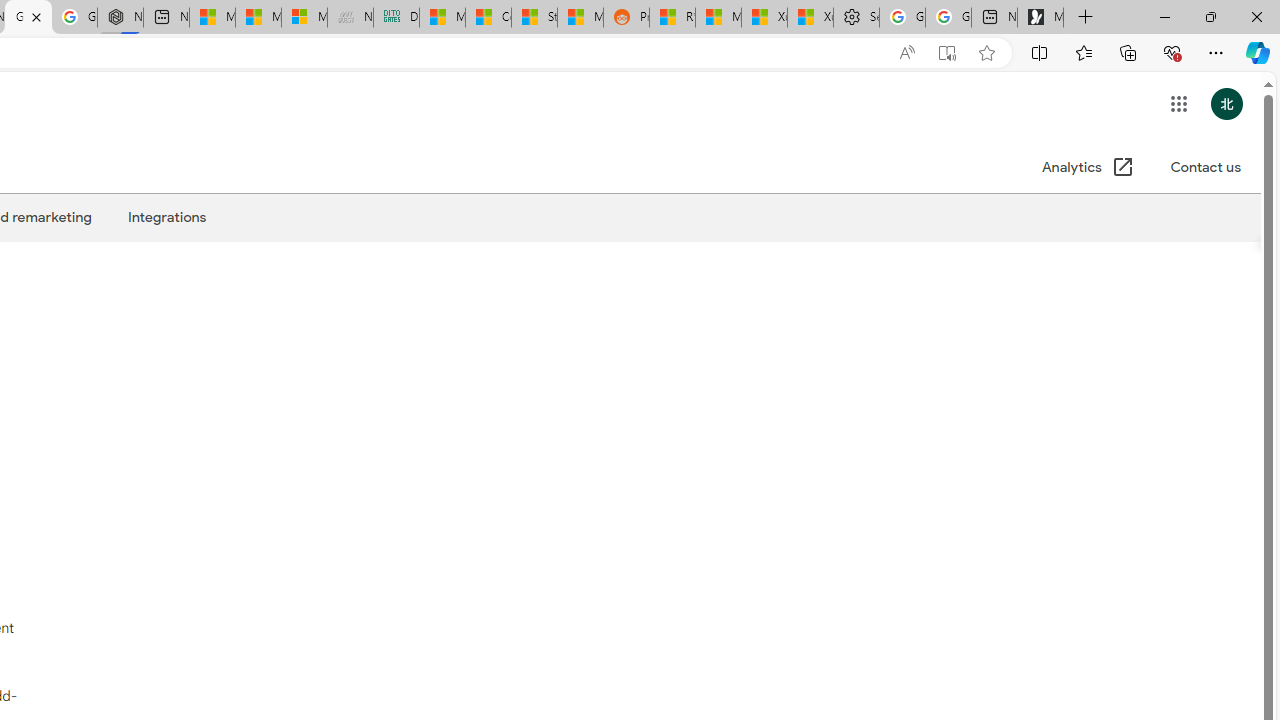  I want to click on 'Class: gb_E', so click(1178, 104).